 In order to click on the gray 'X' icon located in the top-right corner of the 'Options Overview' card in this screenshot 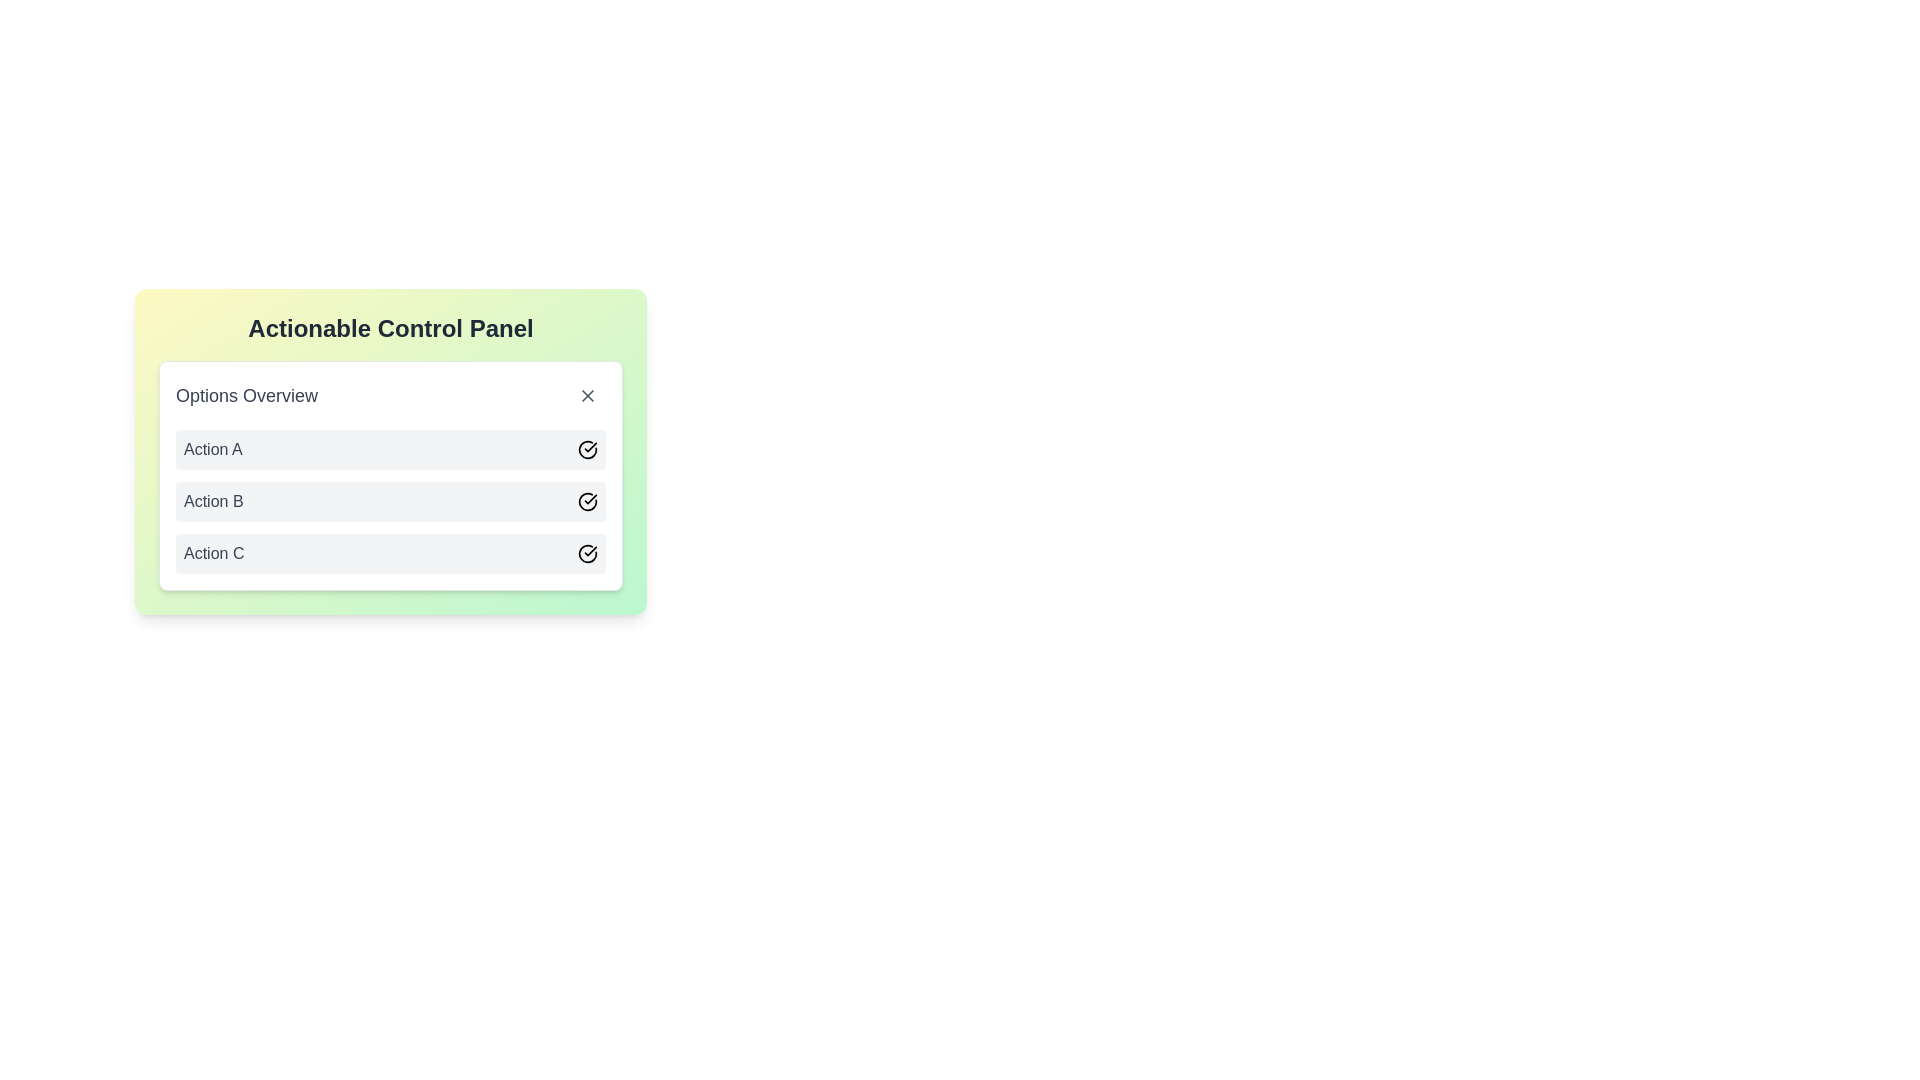, I will do `click(587, 396)`.